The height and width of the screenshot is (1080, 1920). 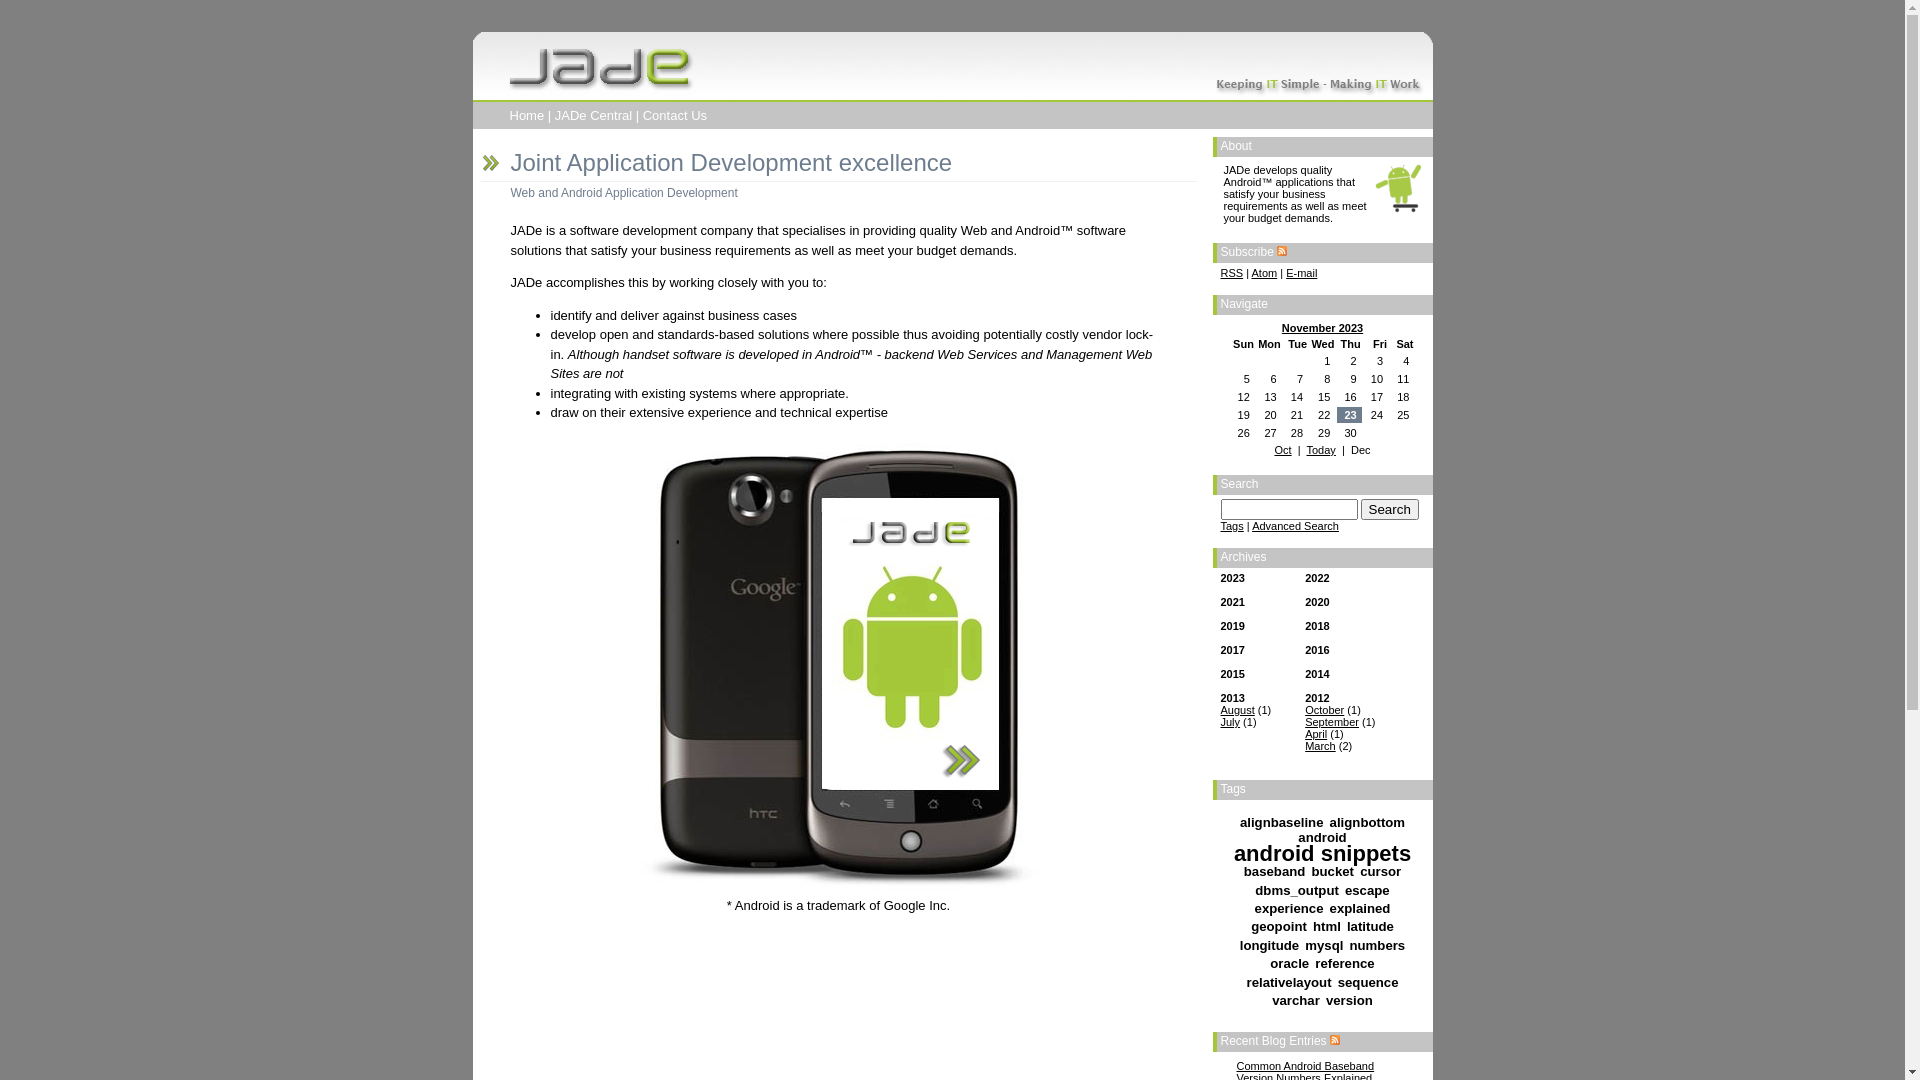 I want to click on 'escape', so click(x=1344, y=889).